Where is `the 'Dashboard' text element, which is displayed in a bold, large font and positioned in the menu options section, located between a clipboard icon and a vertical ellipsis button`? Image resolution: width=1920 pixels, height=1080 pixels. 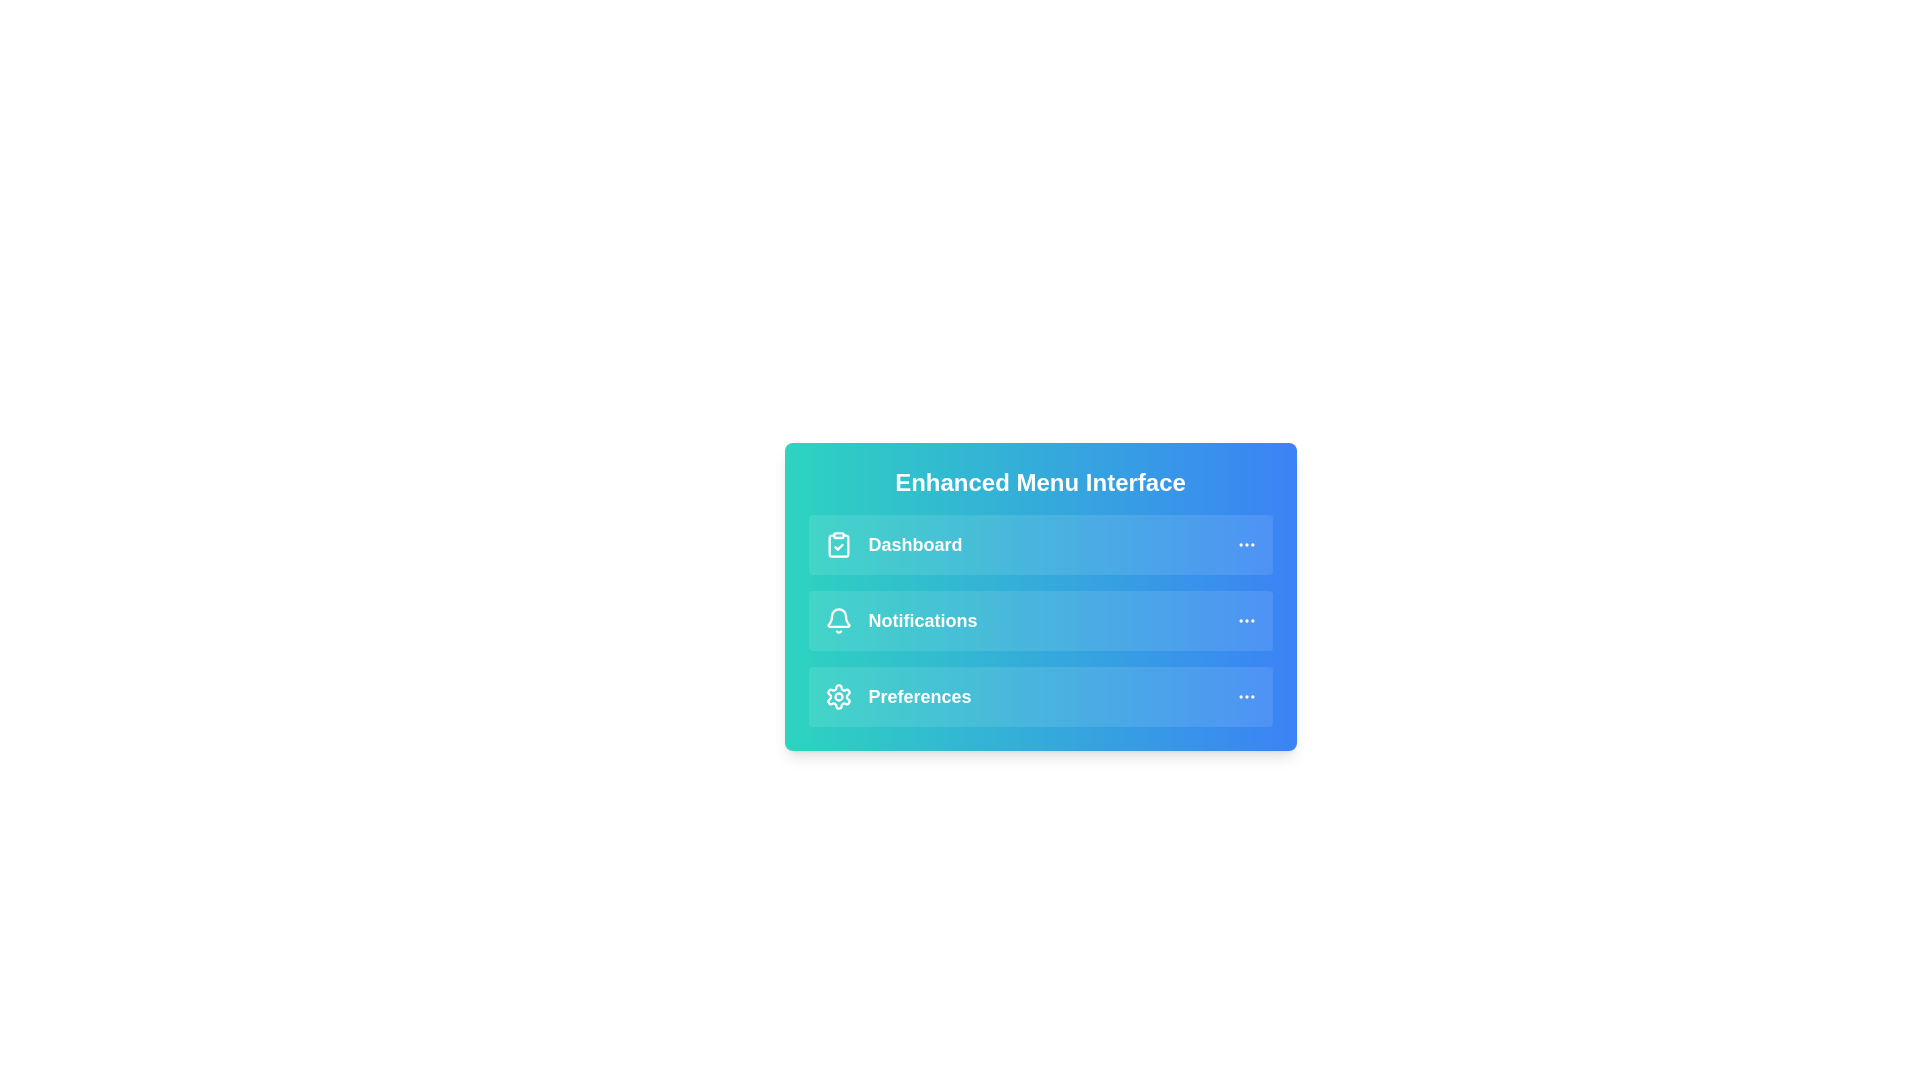
the 'Dashboard' text element, which is displayed in a bold, large font and positioned in the menu options section, located between a clipboard icon and a vertical ellipsis button is located at coordinates (914, 544).